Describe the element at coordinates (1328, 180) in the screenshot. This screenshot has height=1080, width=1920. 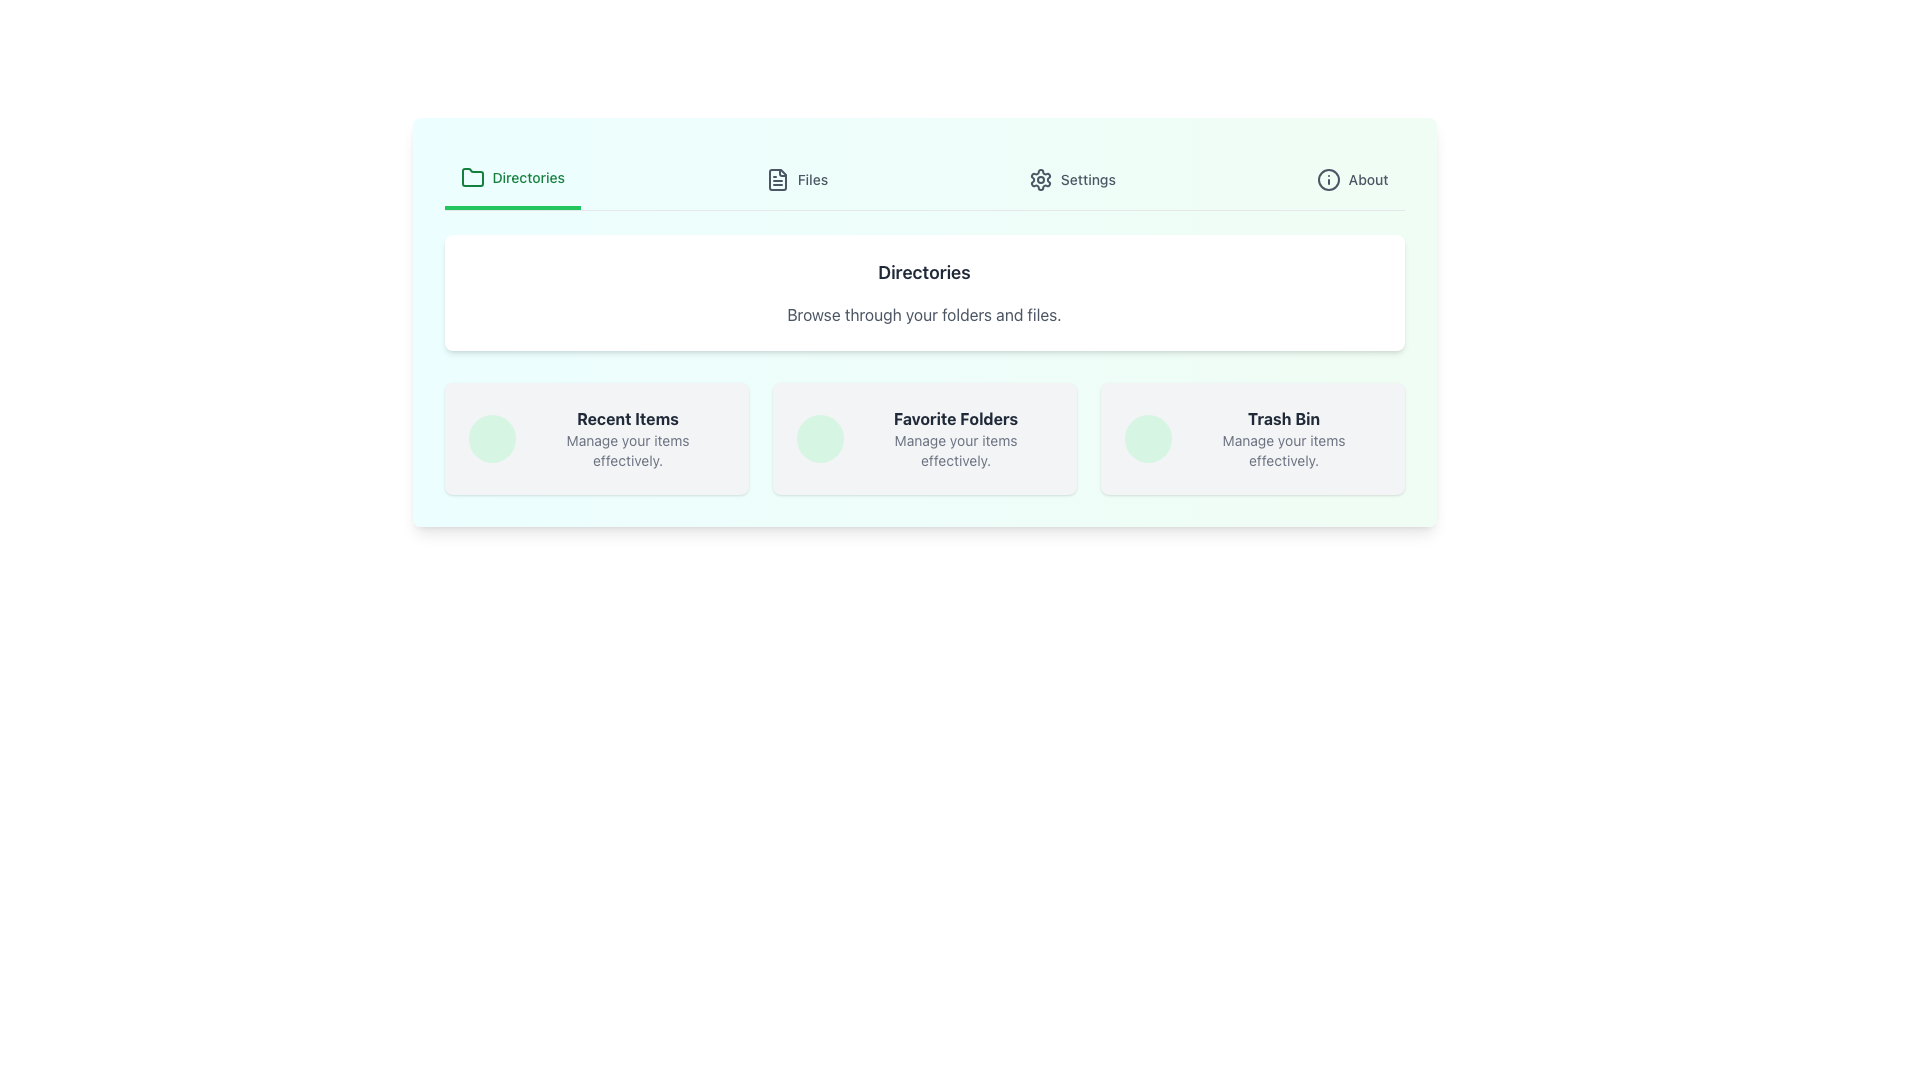
I see `the circular component of the 'info' icon located at the top-right corner of the interface near the 'About' text` at that location.